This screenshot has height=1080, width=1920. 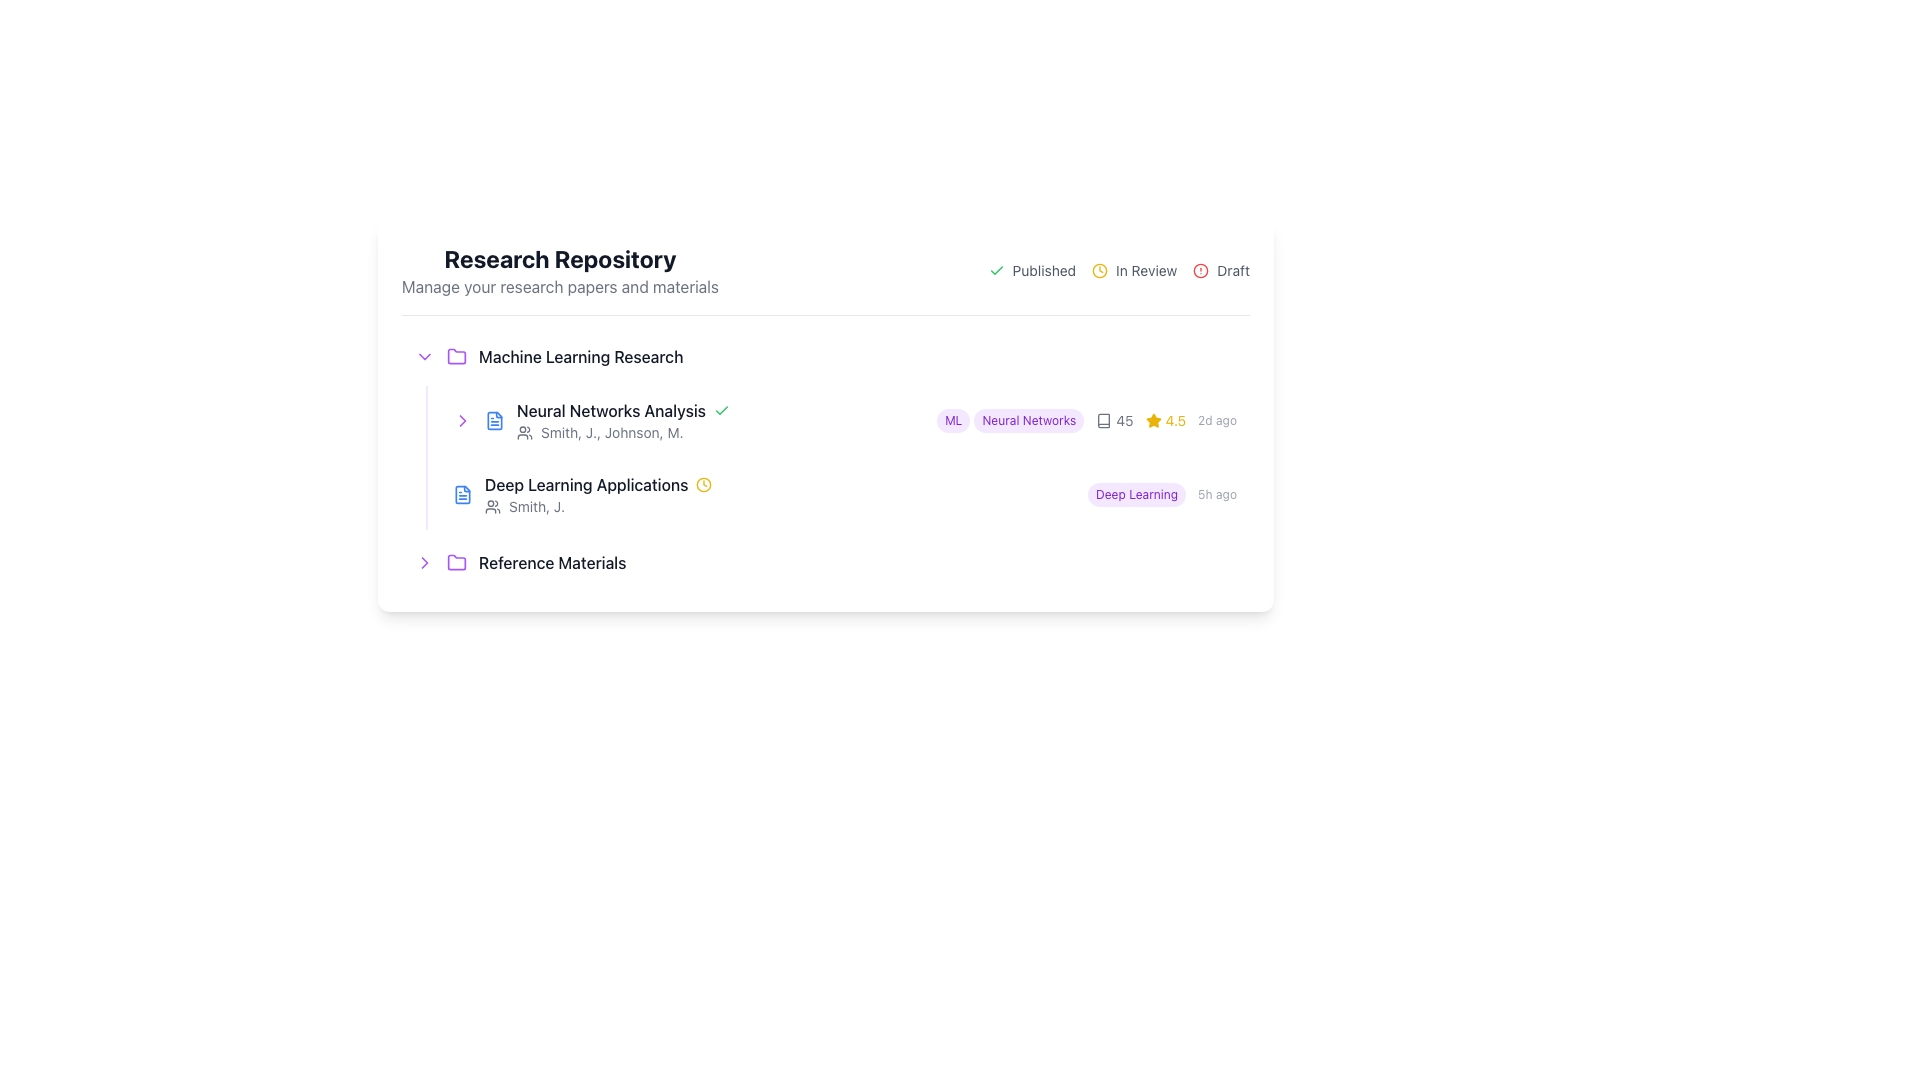 I want to click on the 'Reference Materials' navigation link, so click(x=825, y=563).